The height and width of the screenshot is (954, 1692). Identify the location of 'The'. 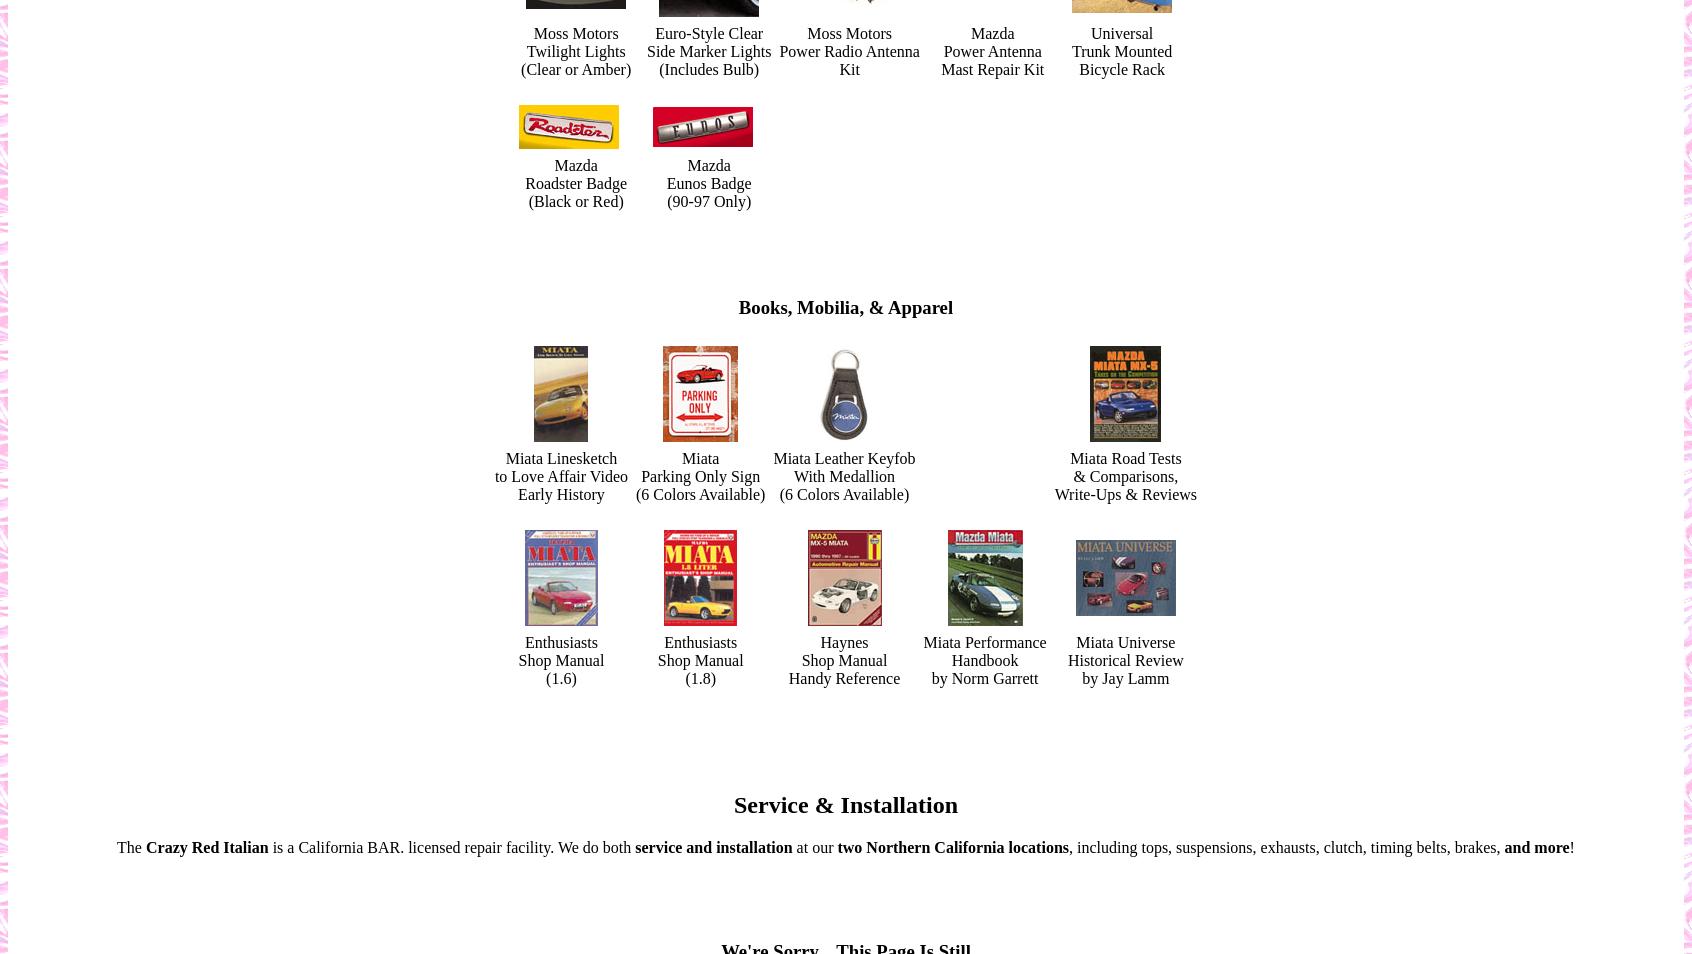
(130, 847).